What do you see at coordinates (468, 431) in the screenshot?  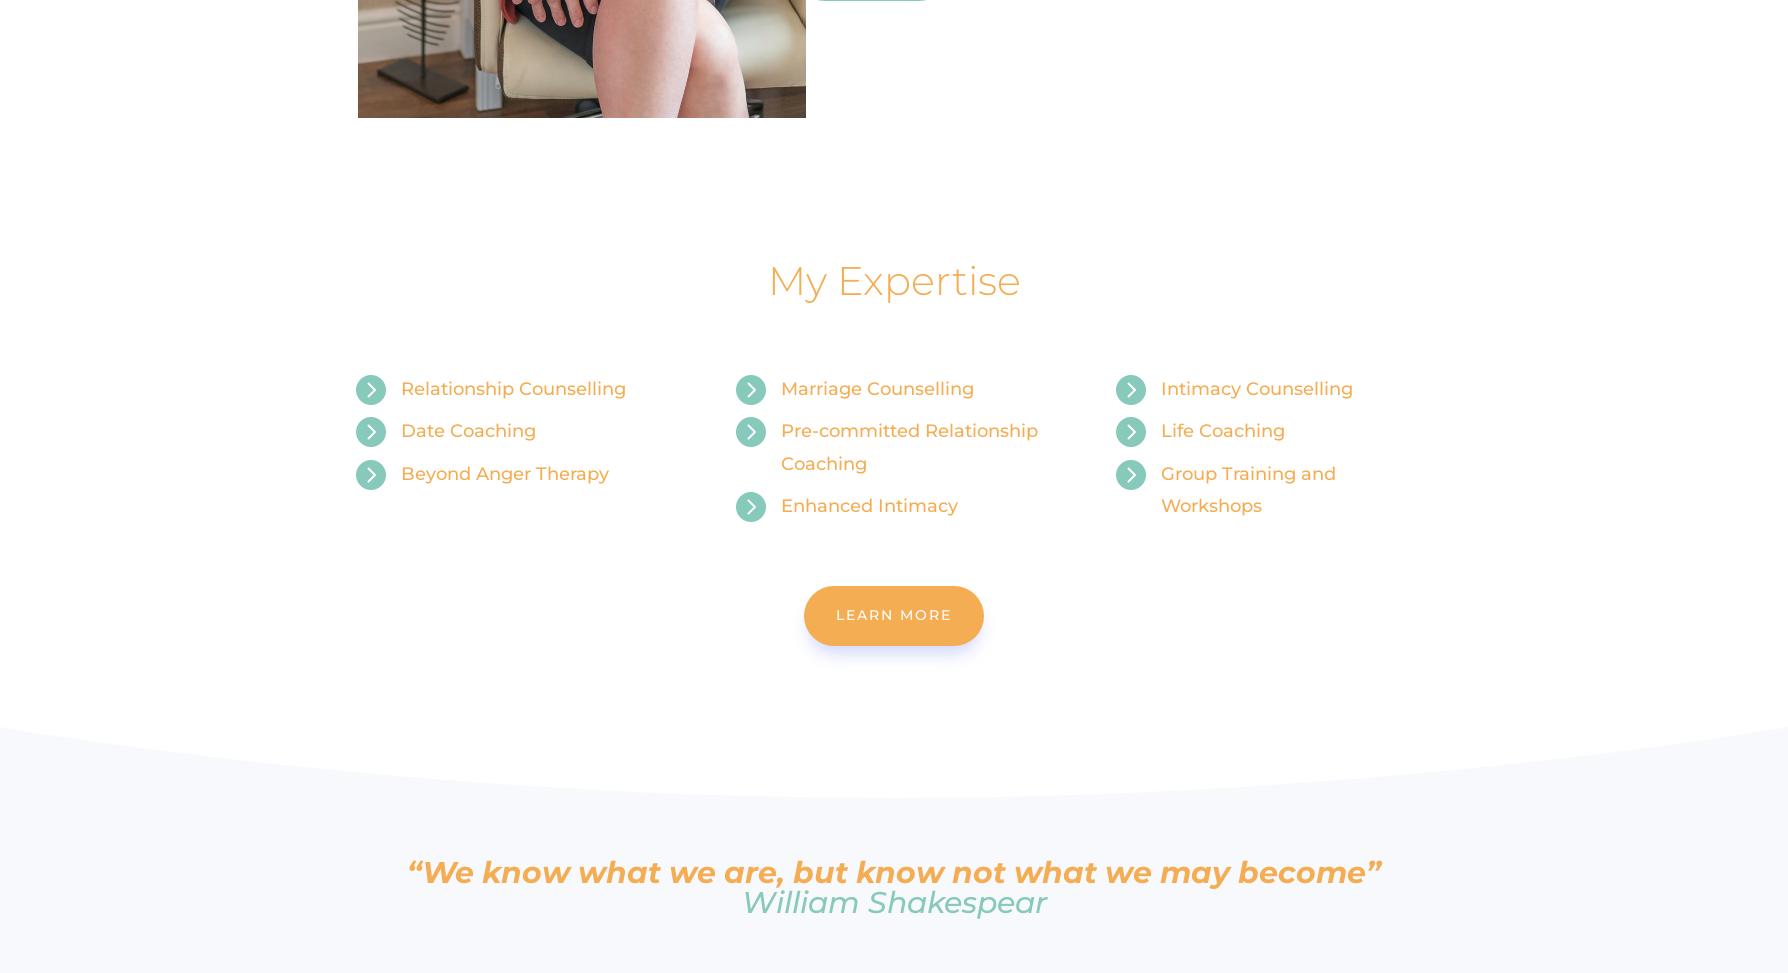 I see `'Date Coaching'` at bounding box center [468, 431].